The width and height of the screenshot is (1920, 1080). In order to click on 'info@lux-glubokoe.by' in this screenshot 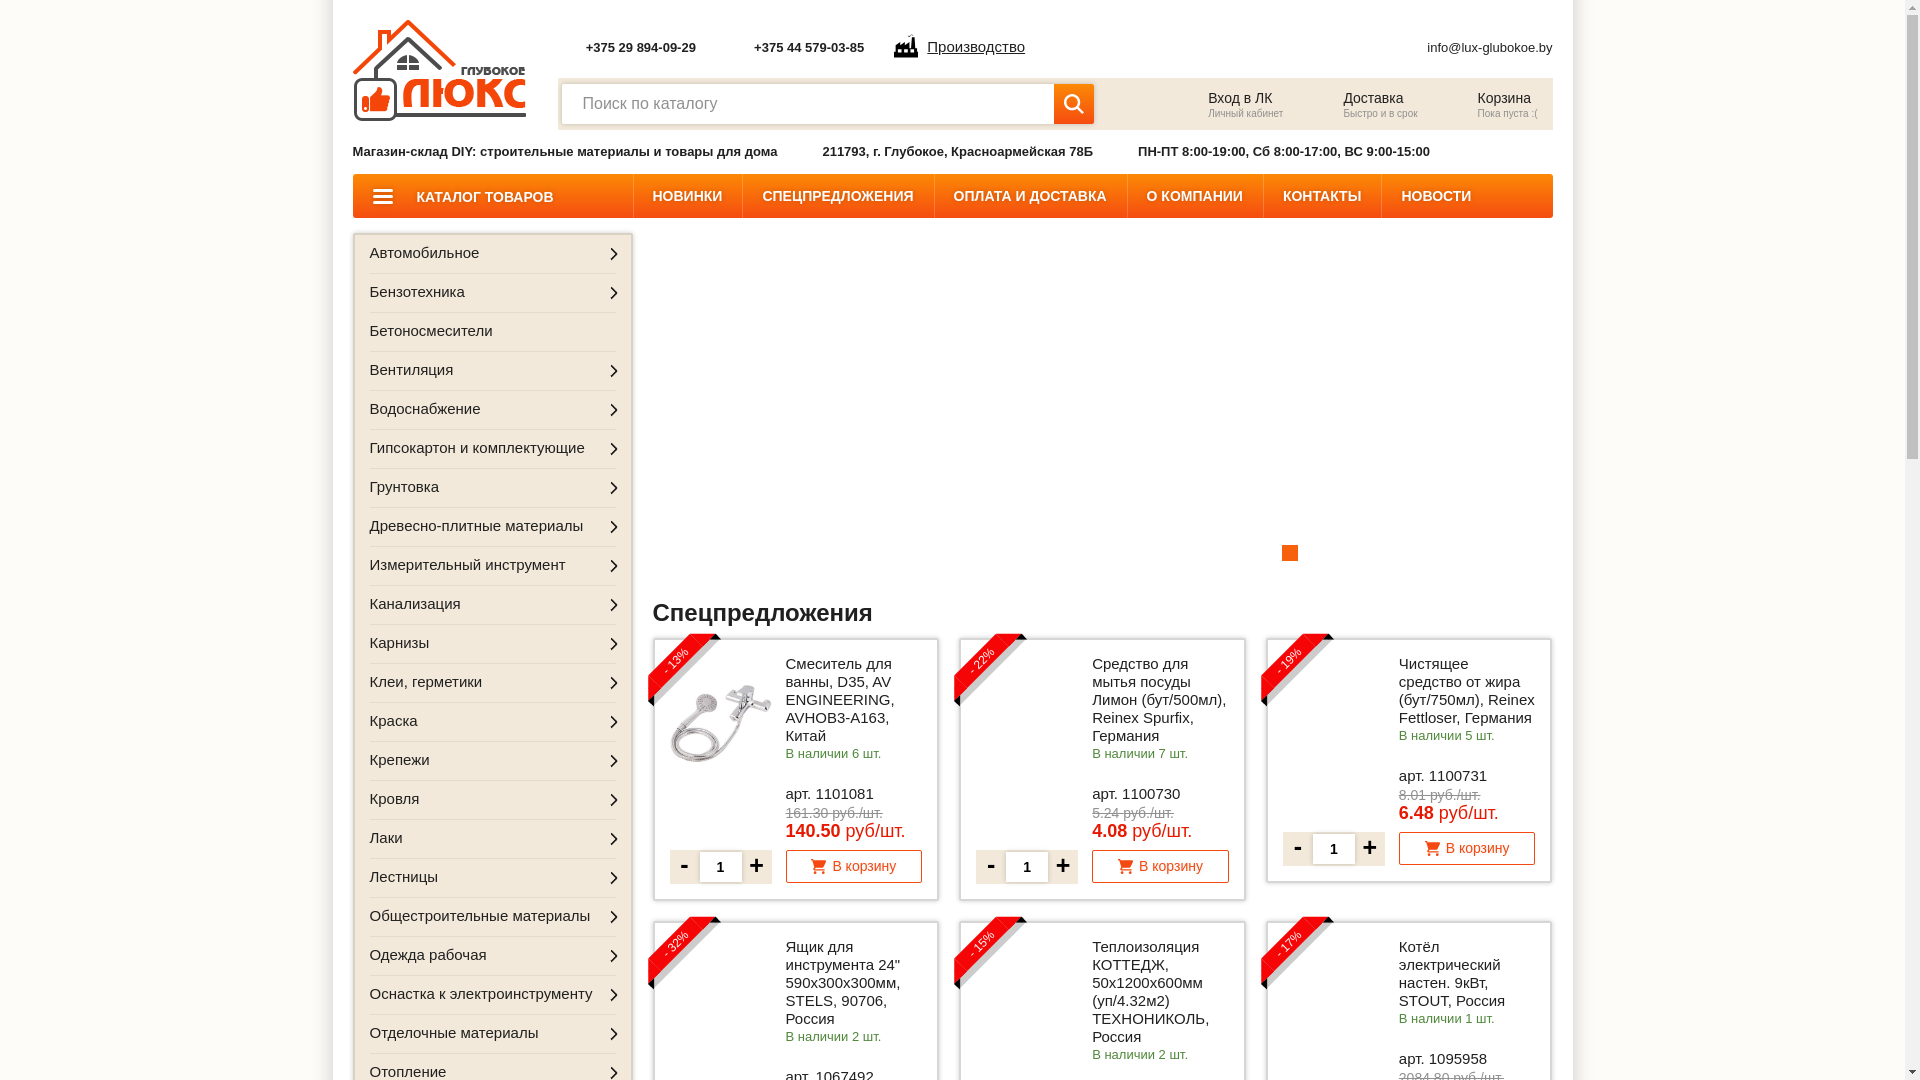, I will do `click(1425, 46)`.